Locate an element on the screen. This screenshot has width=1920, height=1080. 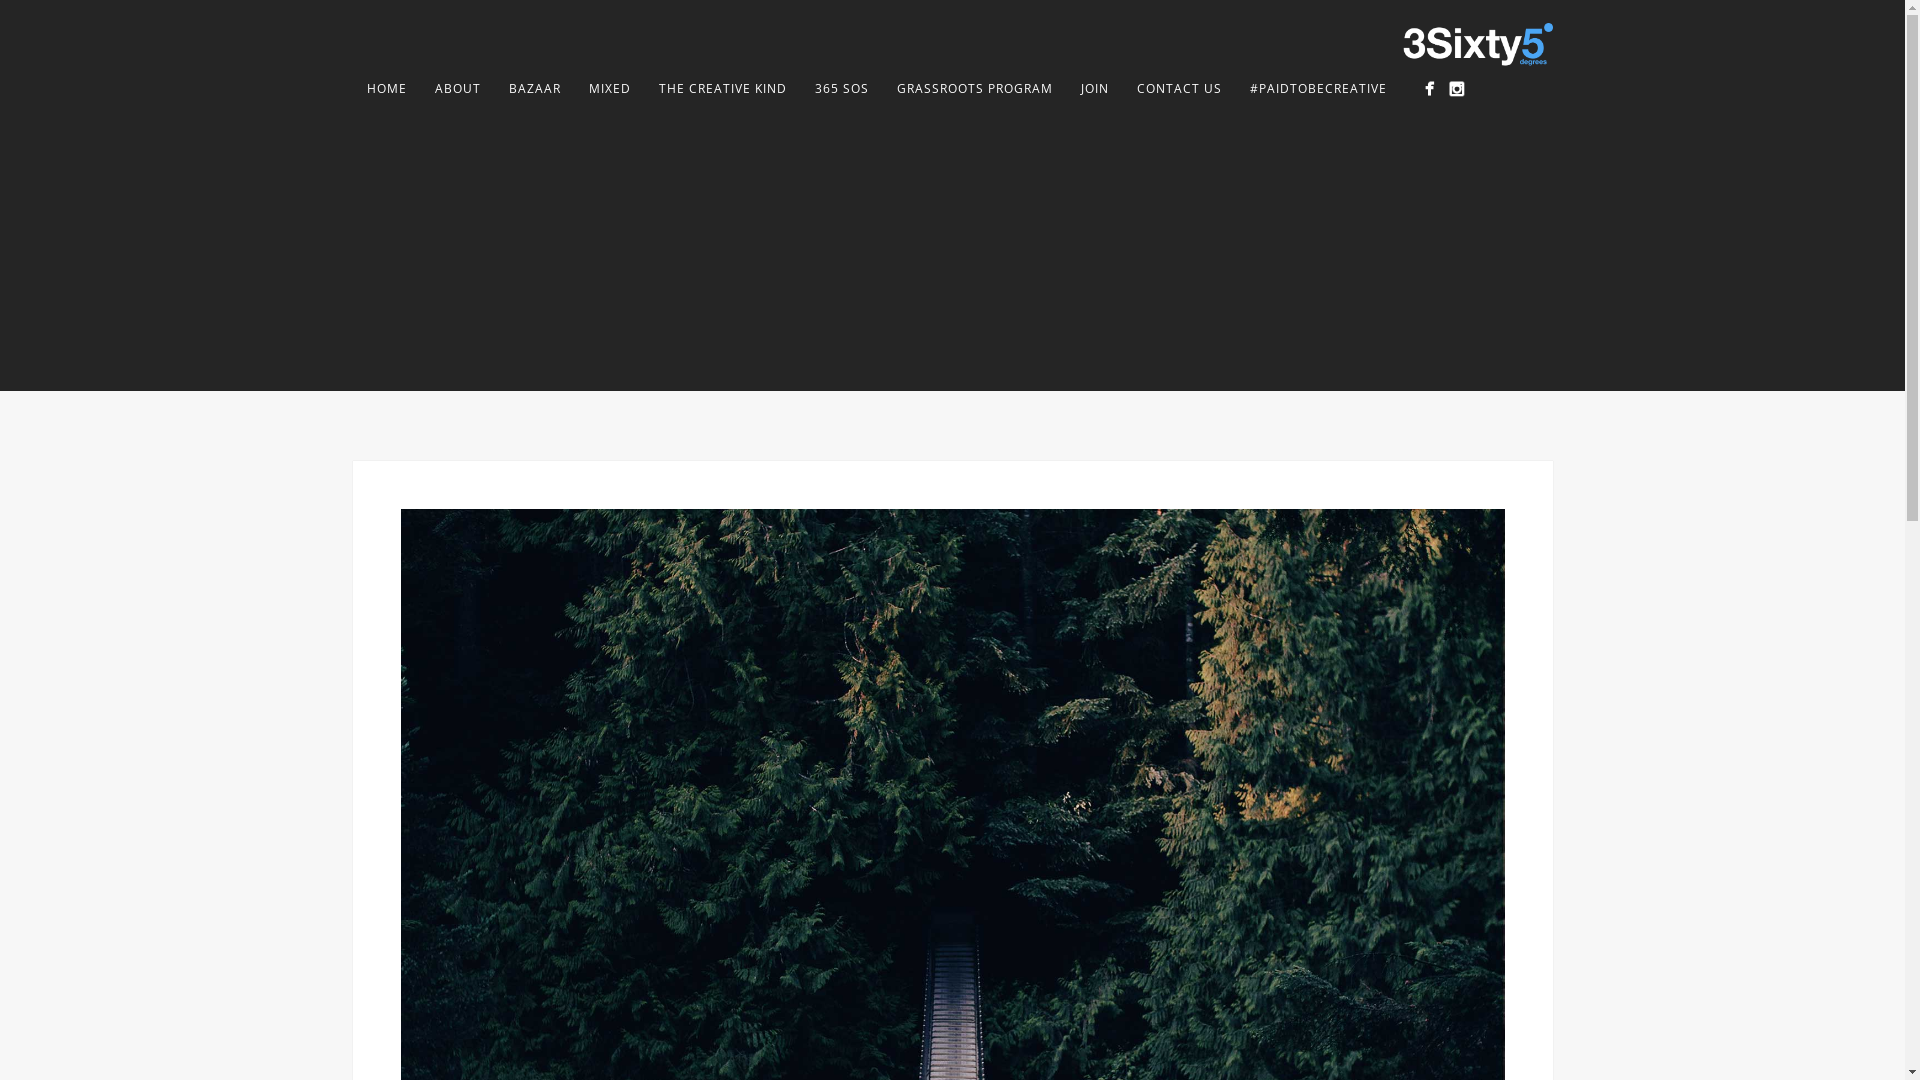
'Facebook Page' is located at coordinates (1427, 87).